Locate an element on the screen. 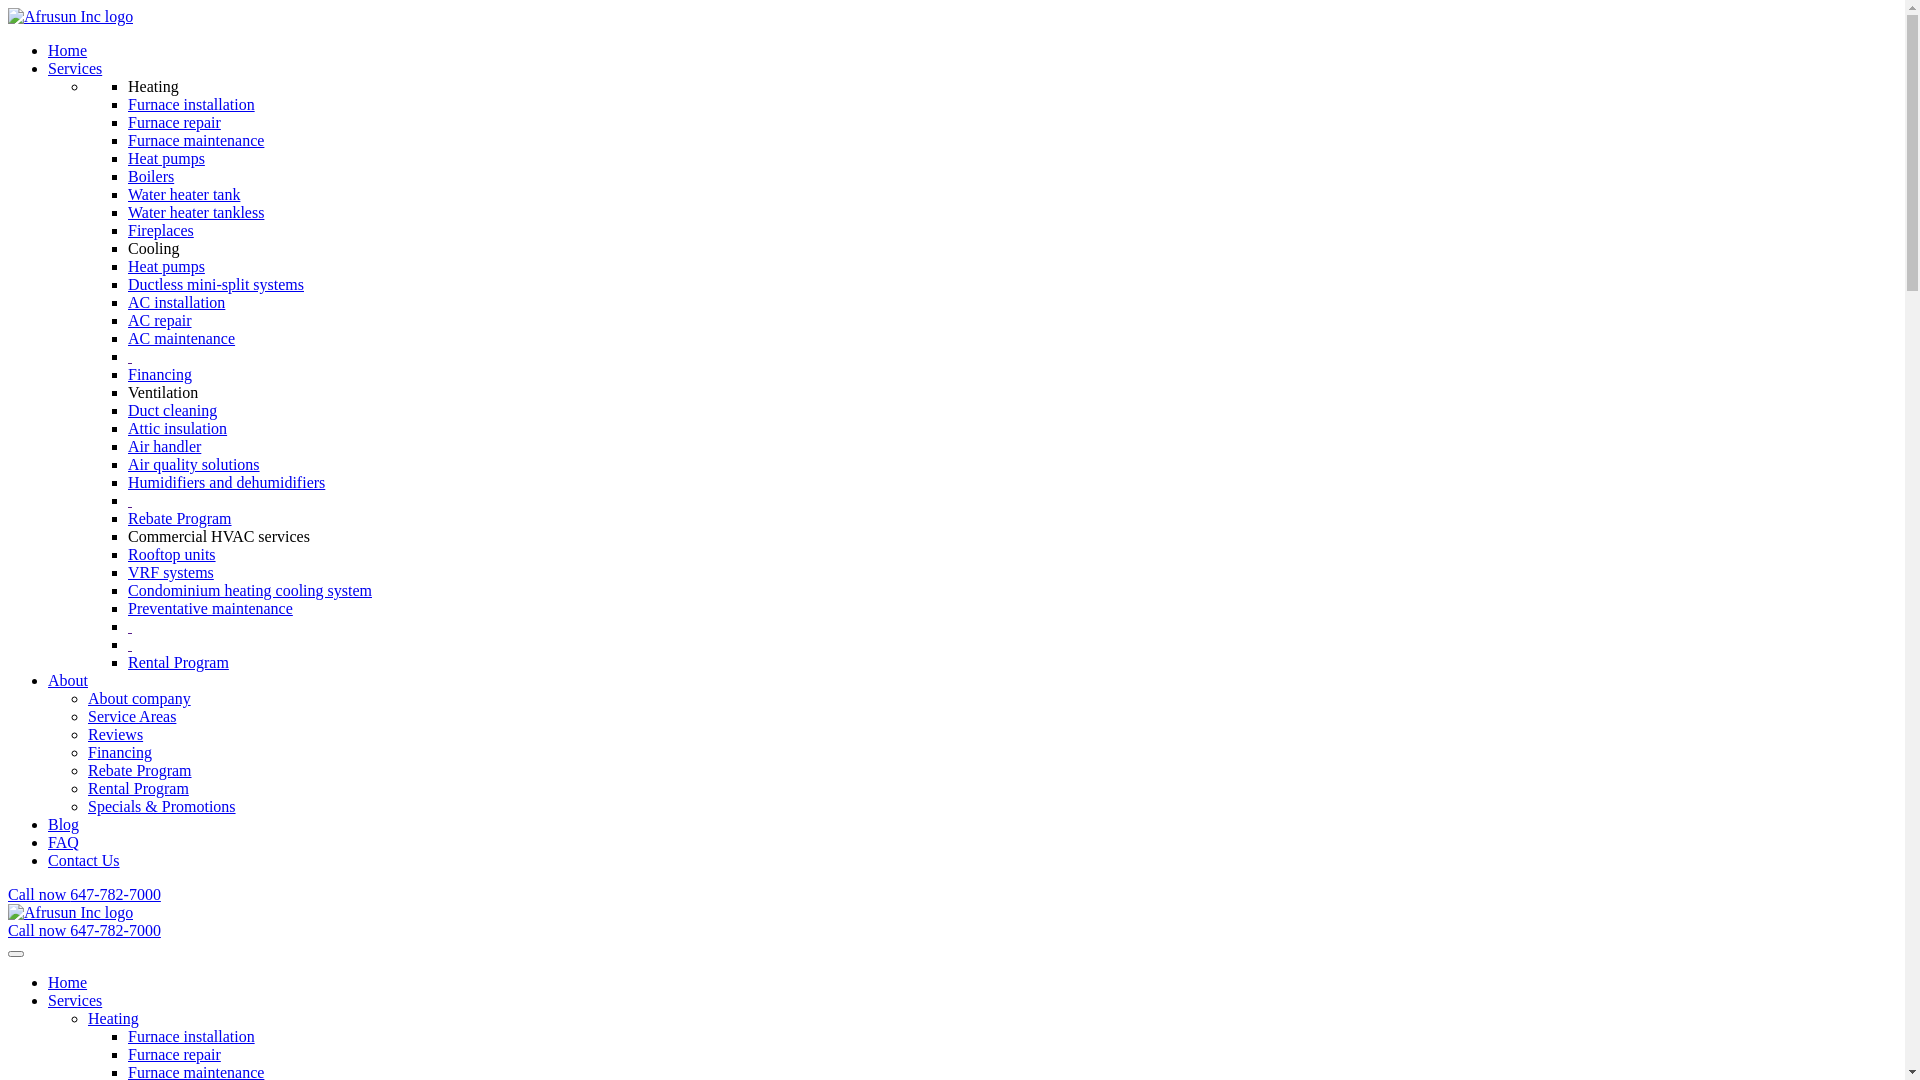 The height and width of the screenshot is (1080, 1920). 'AC installation' is located at coordinates (127, 302).